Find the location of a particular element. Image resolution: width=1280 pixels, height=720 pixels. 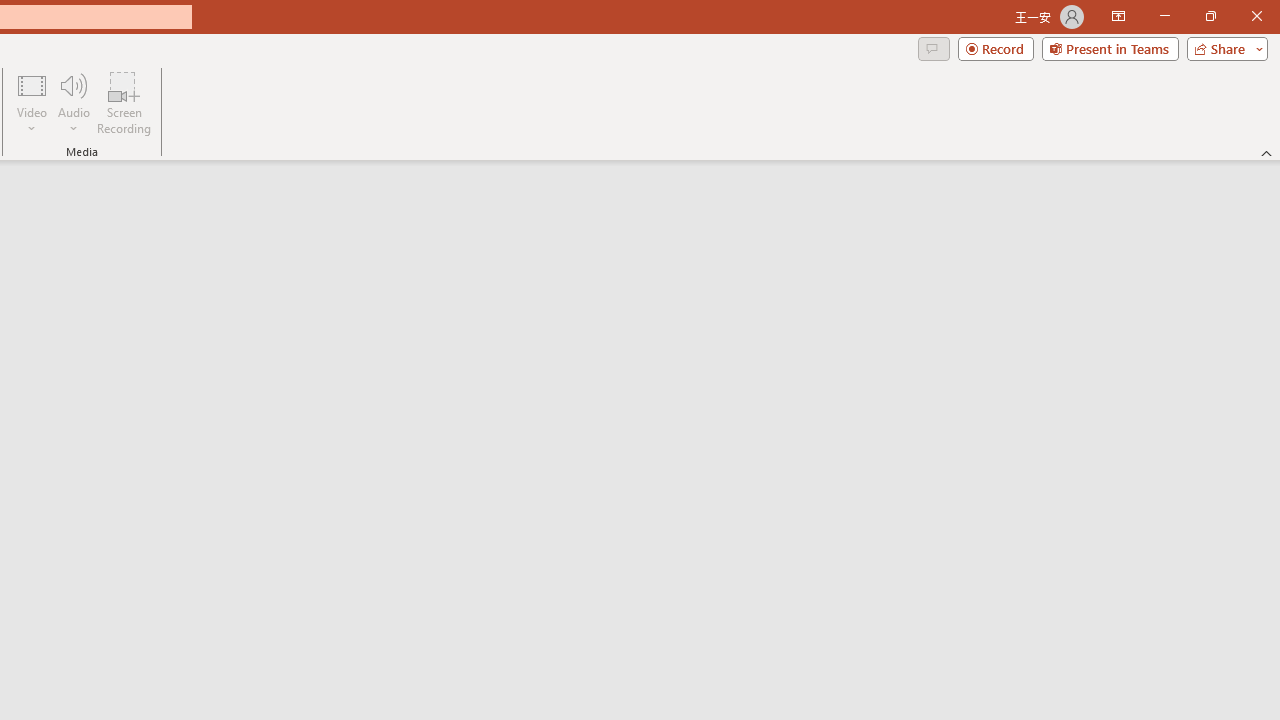

'Restore Down' is located at coordinates (1209, 16).